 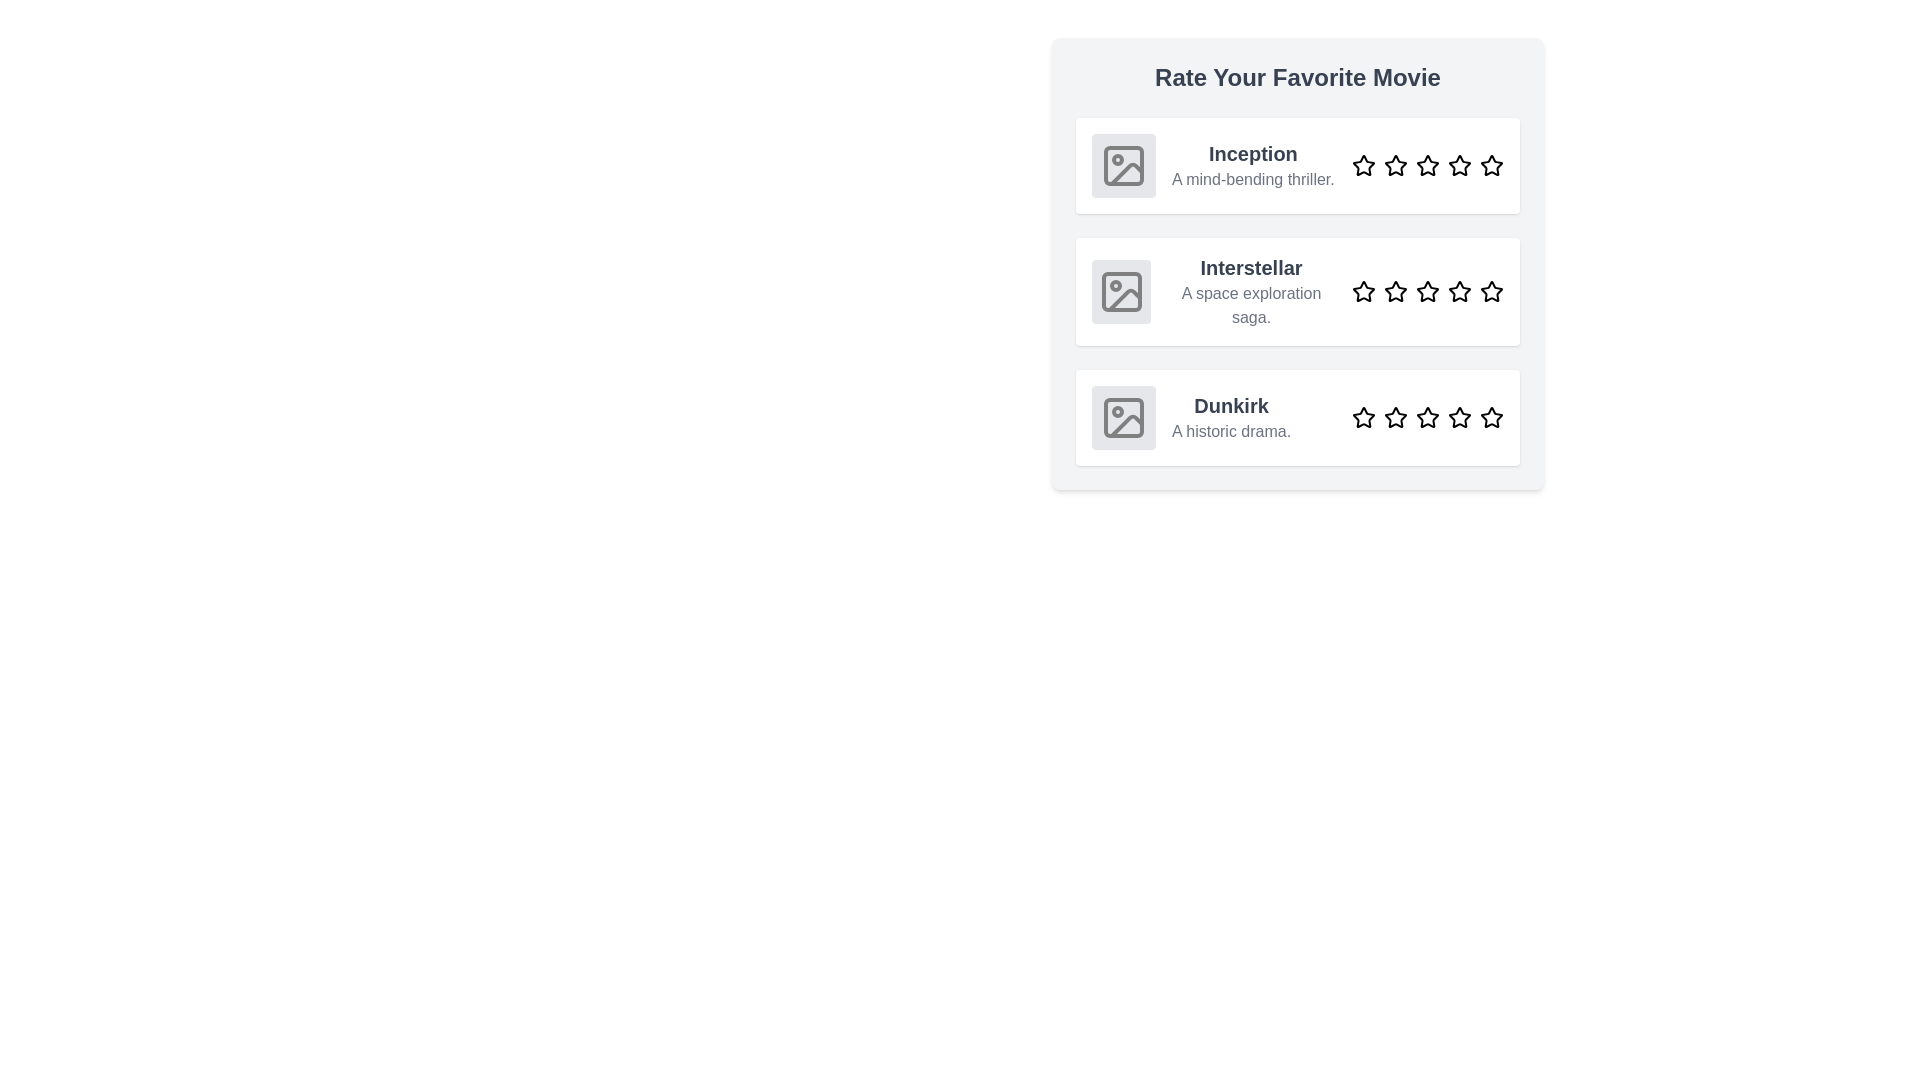 What do you see at coordinates (1395, 416) in the screenshot?
I see `the second star rating icon for the 'Dunkirk' movie` at bounding box center [1395, 416].